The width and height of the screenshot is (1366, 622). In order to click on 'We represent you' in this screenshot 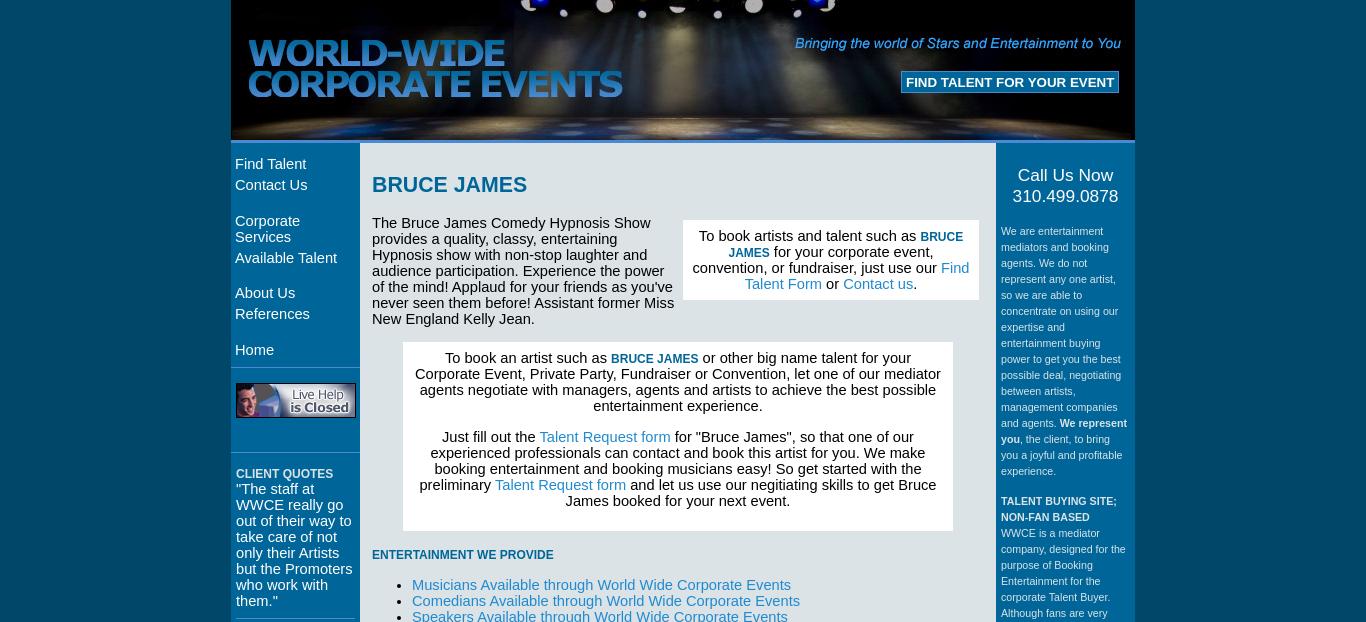, I will do `click(1001, 428)`.